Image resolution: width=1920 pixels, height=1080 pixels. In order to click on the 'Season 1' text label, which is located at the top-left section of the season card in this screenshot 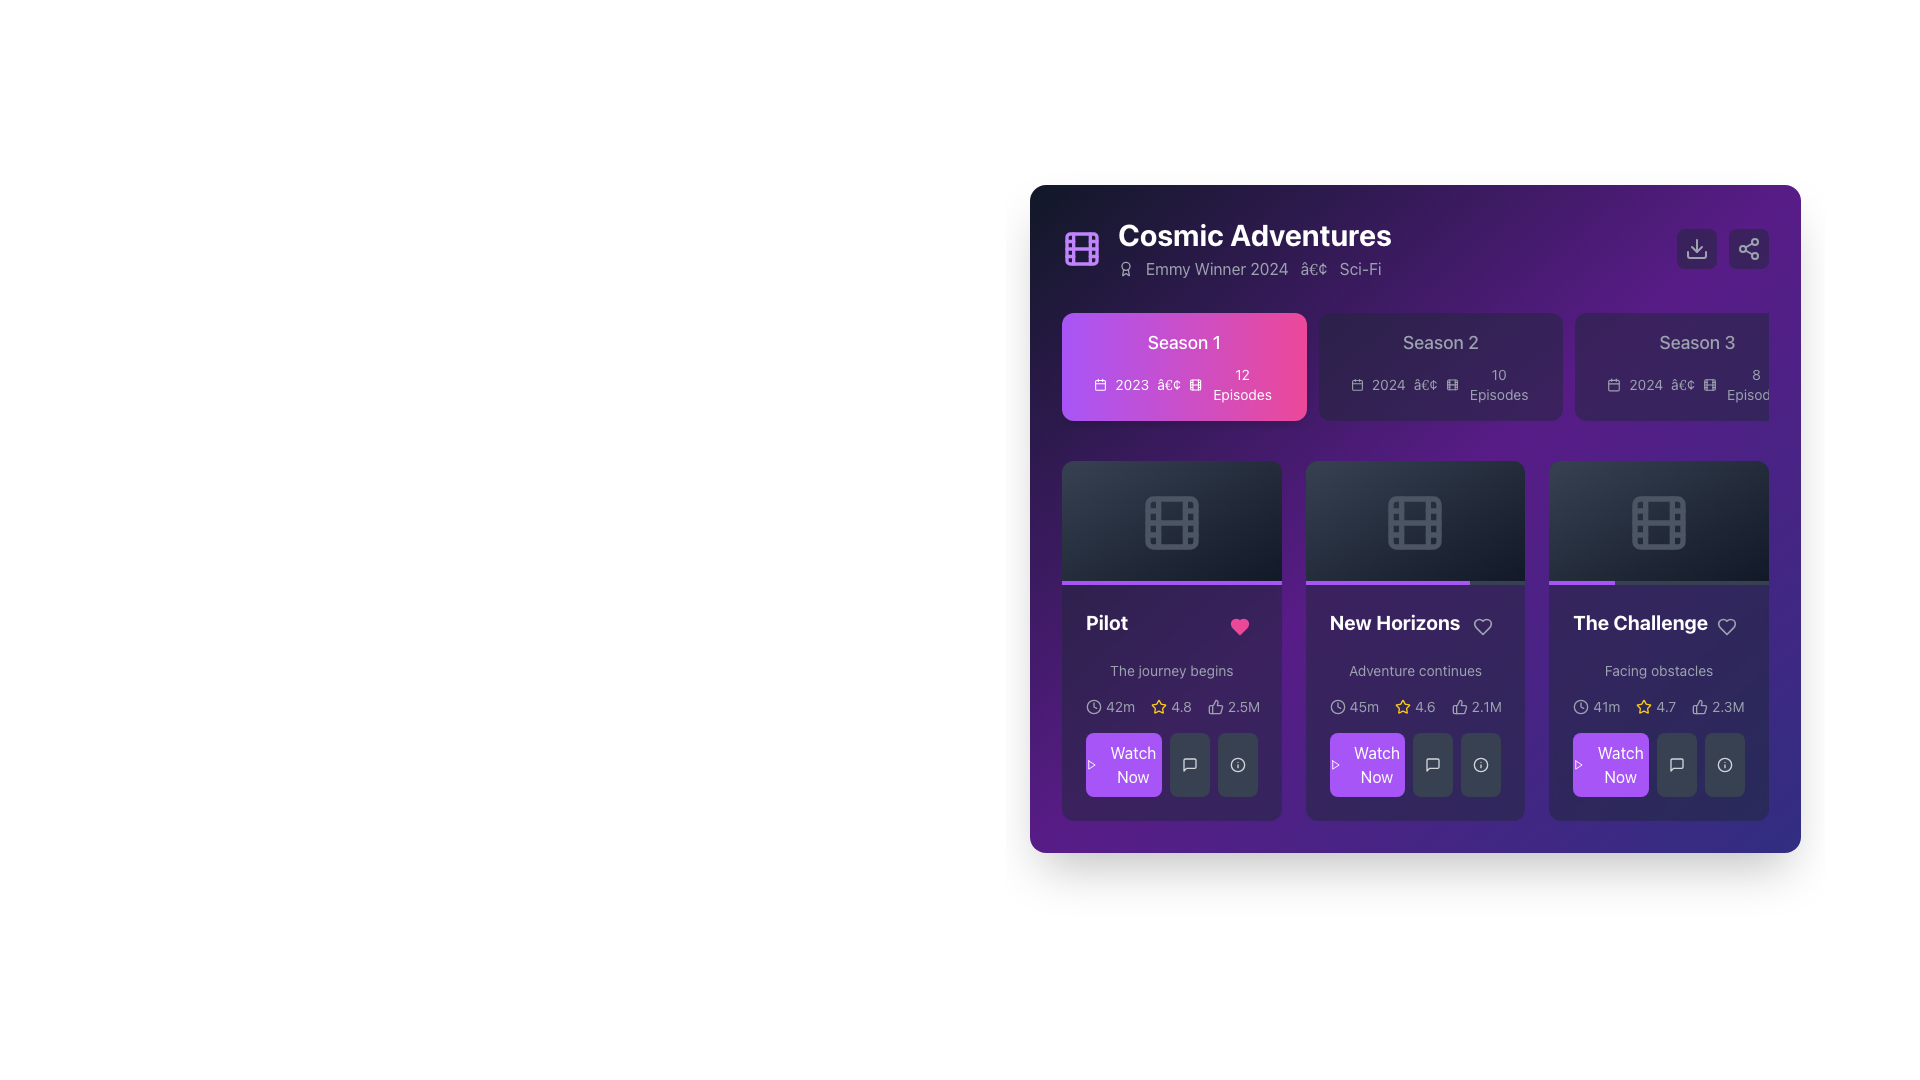, I will do `click(1184, 342)`.